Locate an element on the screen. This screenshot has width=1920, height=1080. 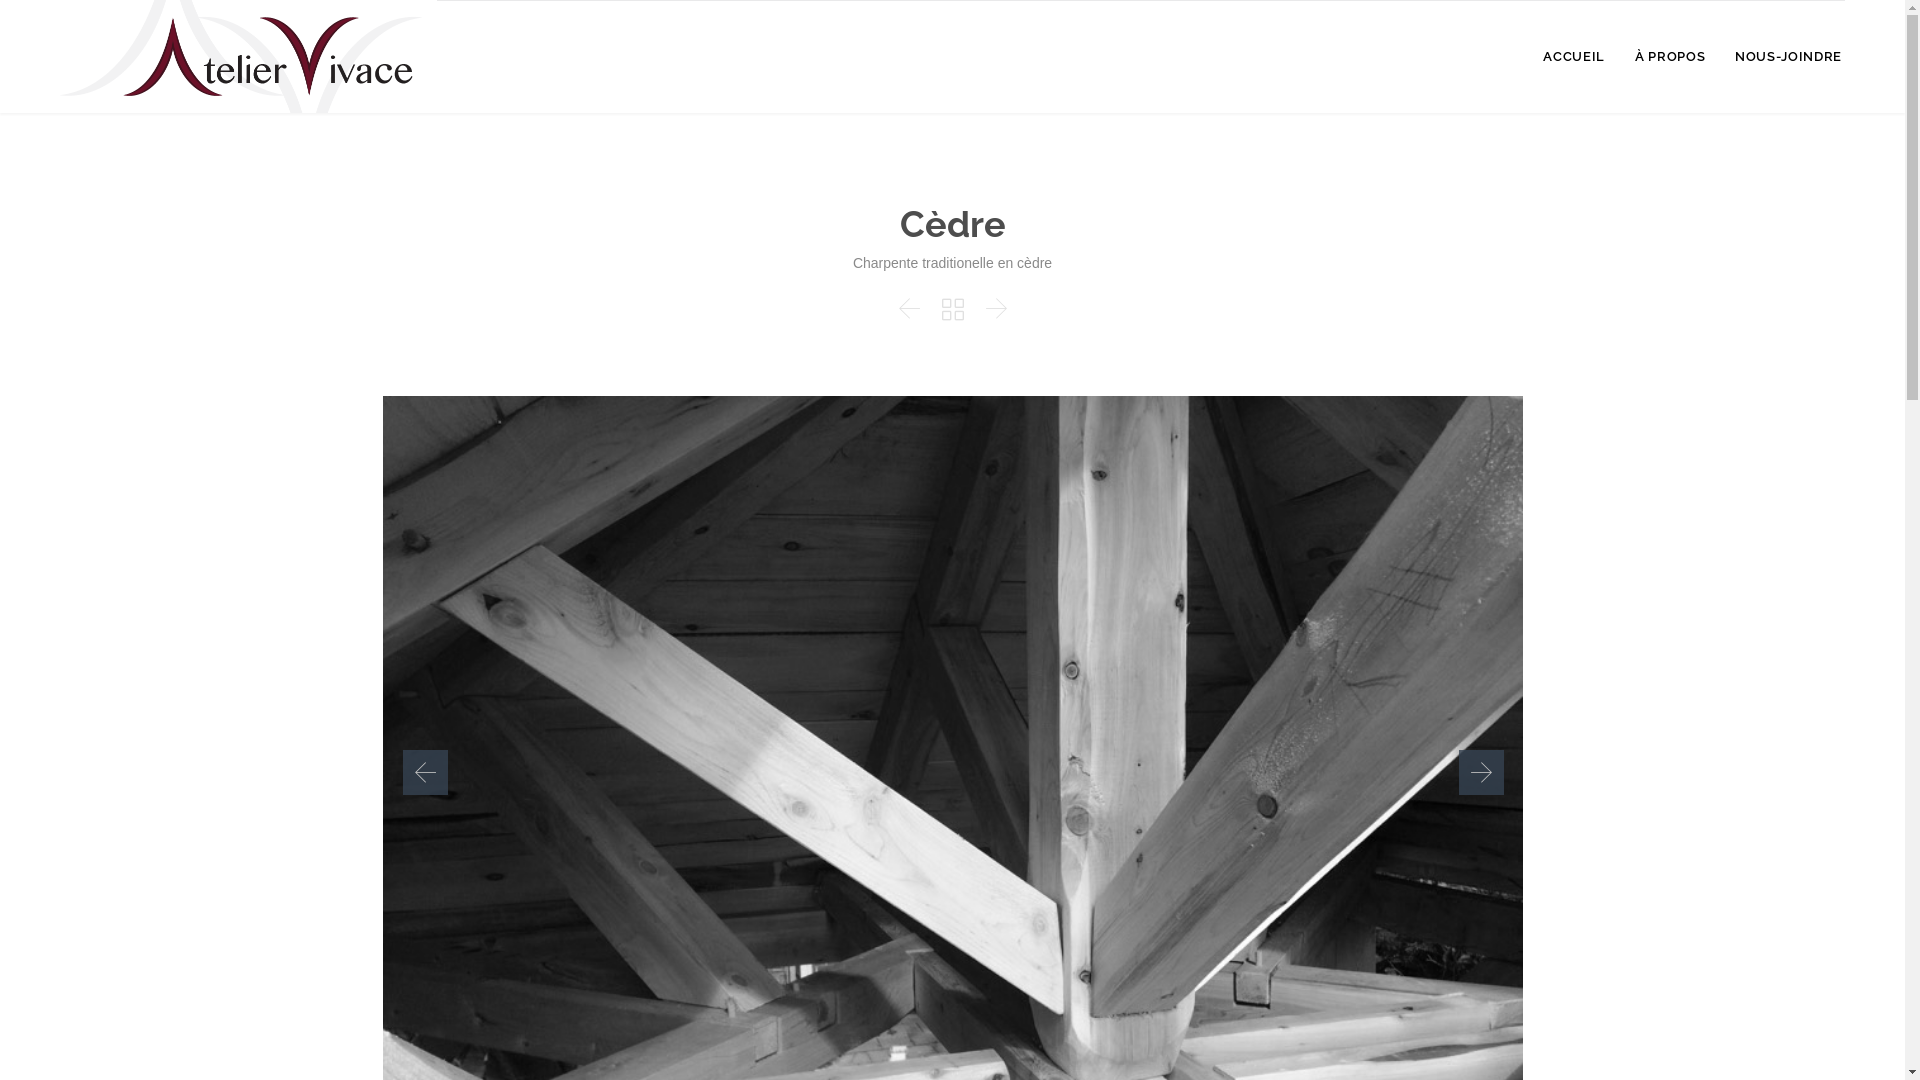
'Atelier Vivace' is located at coordinates (247, 55).